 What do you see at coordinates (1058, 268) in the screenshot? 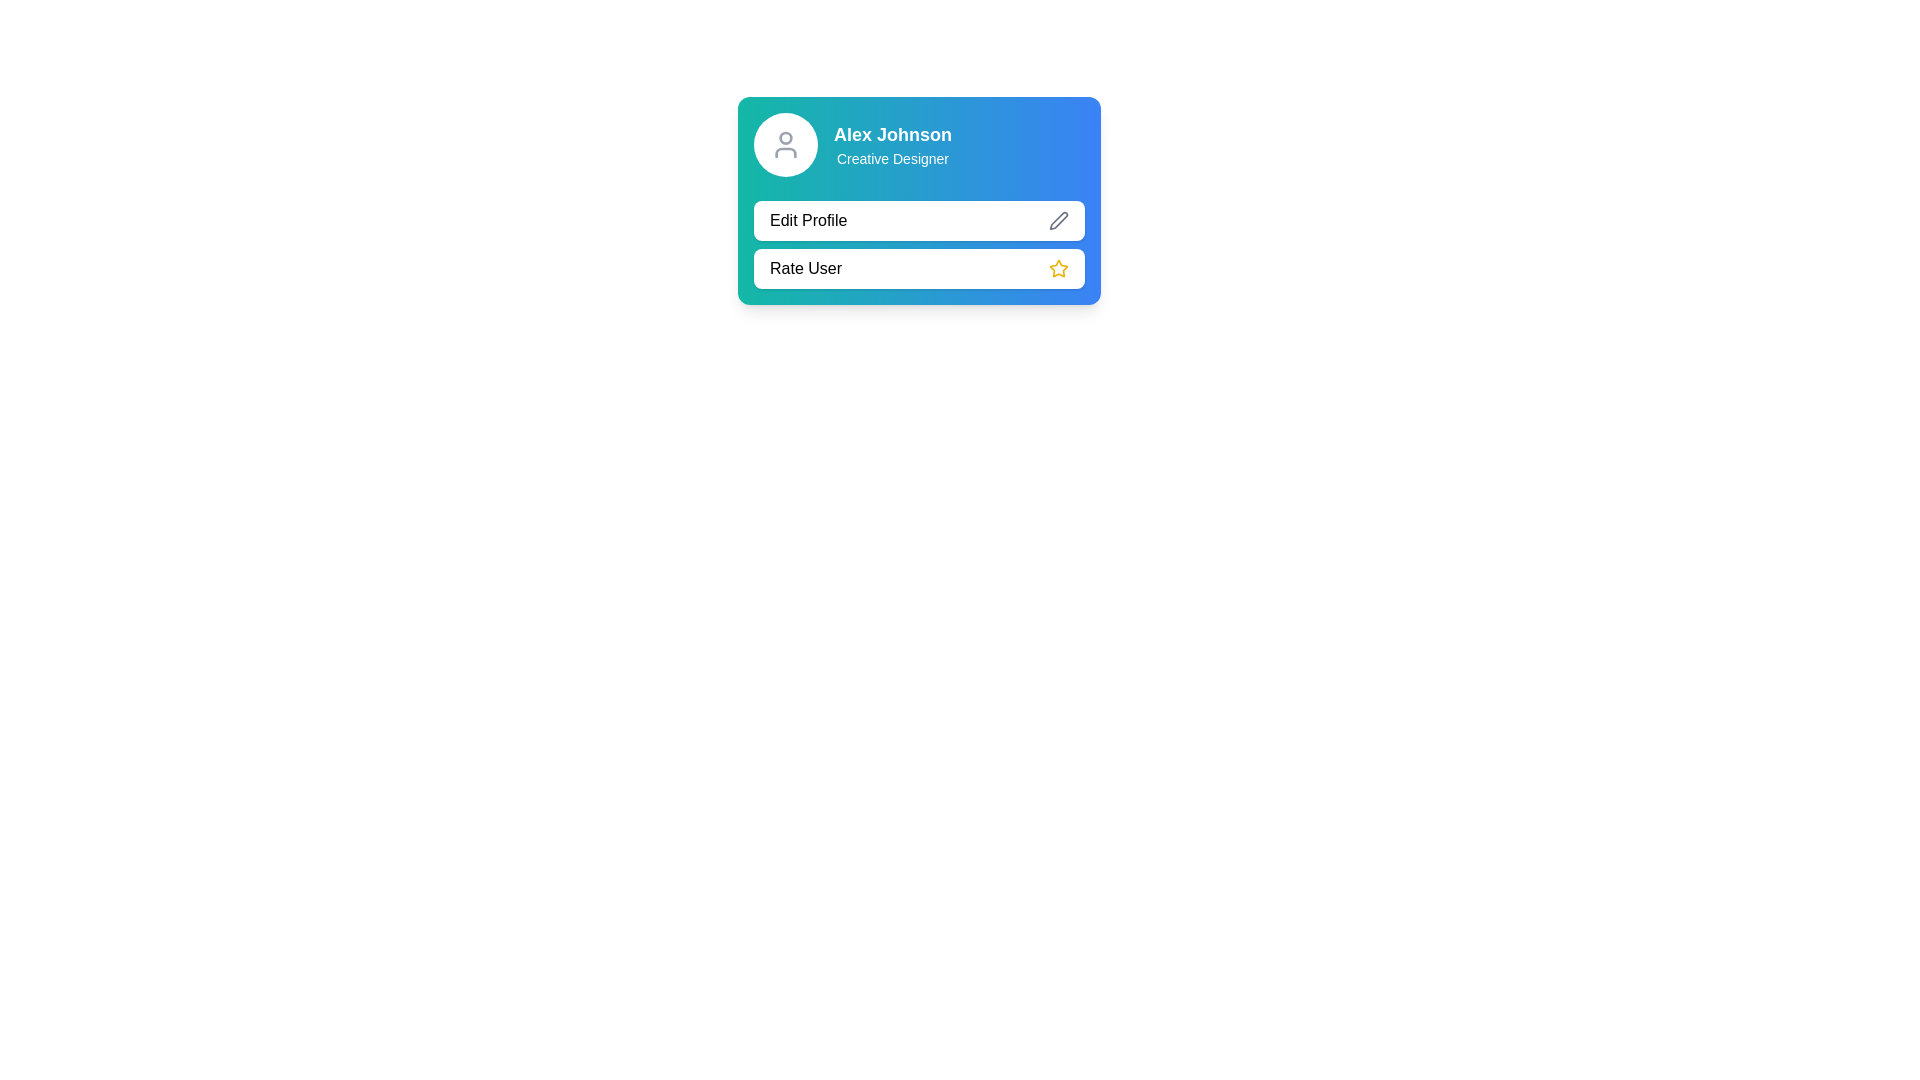
I see `the rating or favorite action icon located to the right of the 'Rate User' text` at bounding box center [1058, 268].